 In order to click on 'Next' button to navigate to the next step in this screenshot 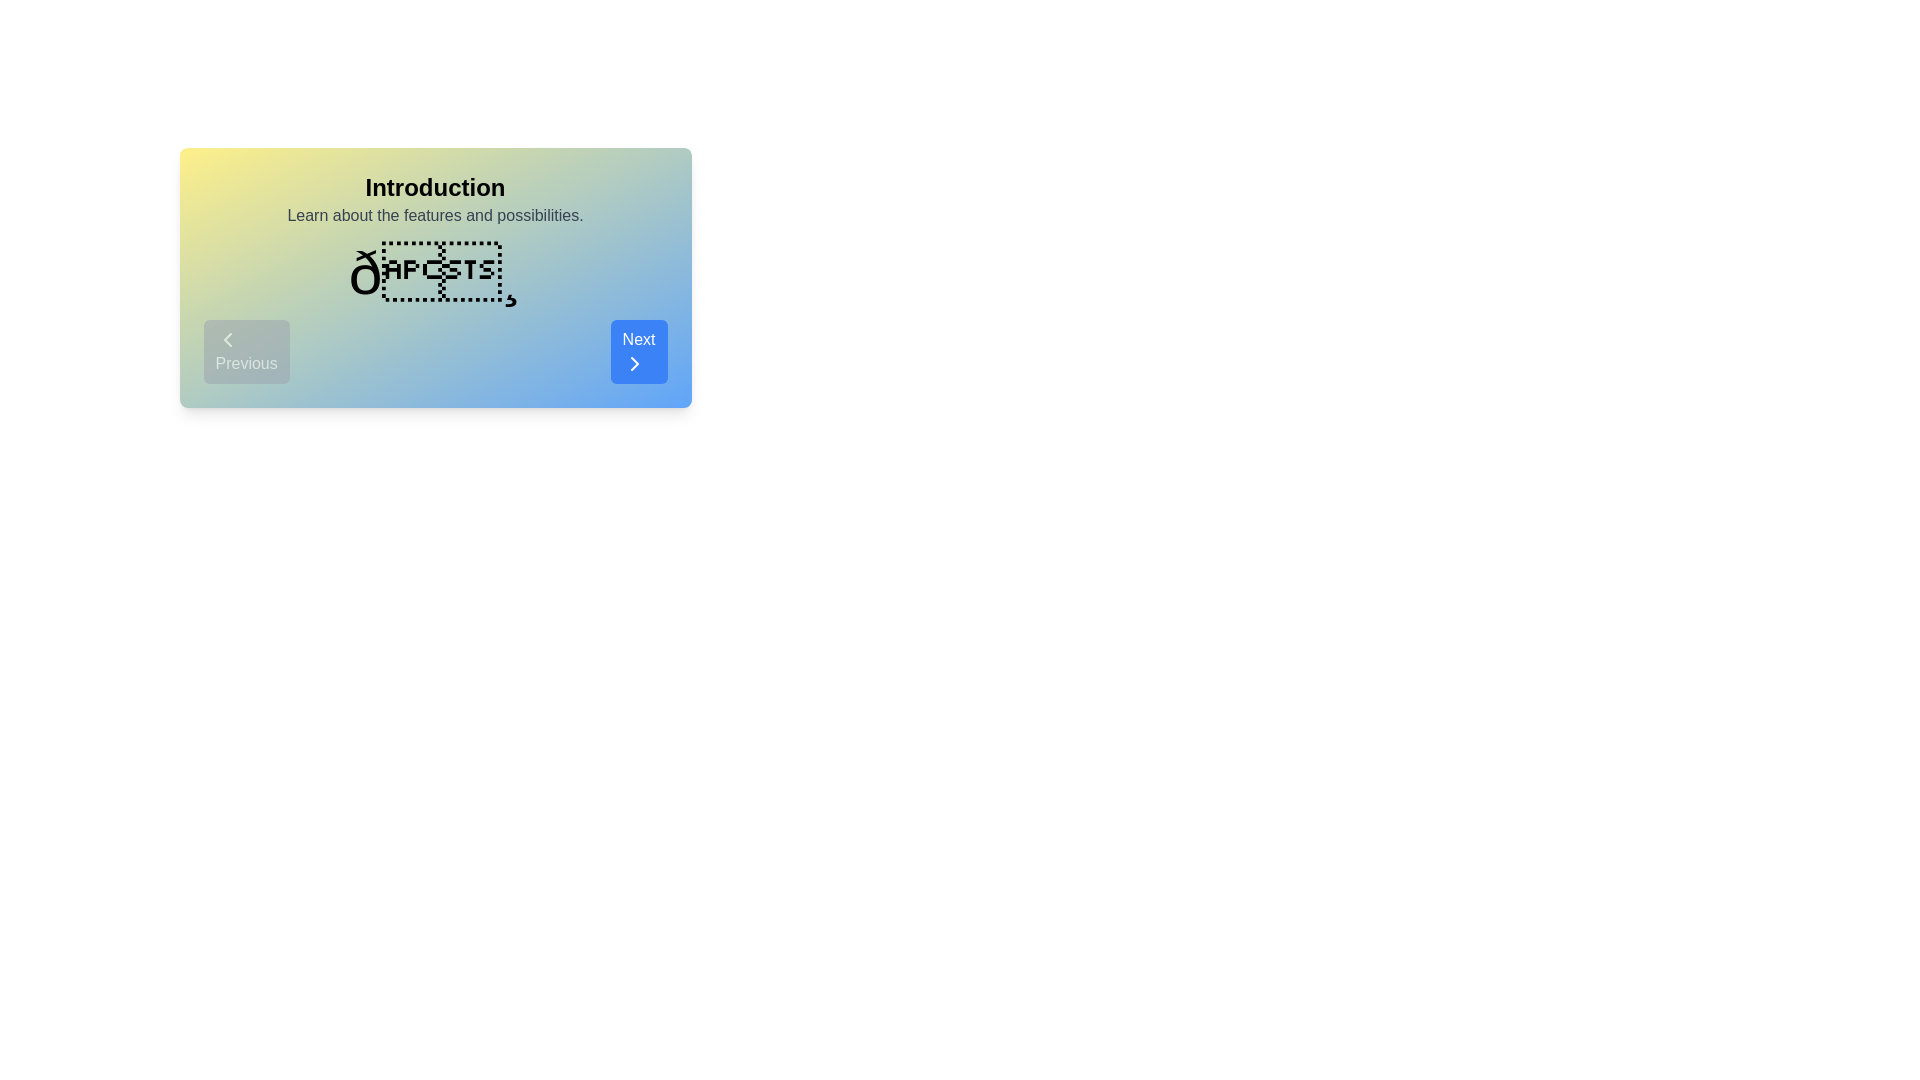, I will do `click(637, 350)`.